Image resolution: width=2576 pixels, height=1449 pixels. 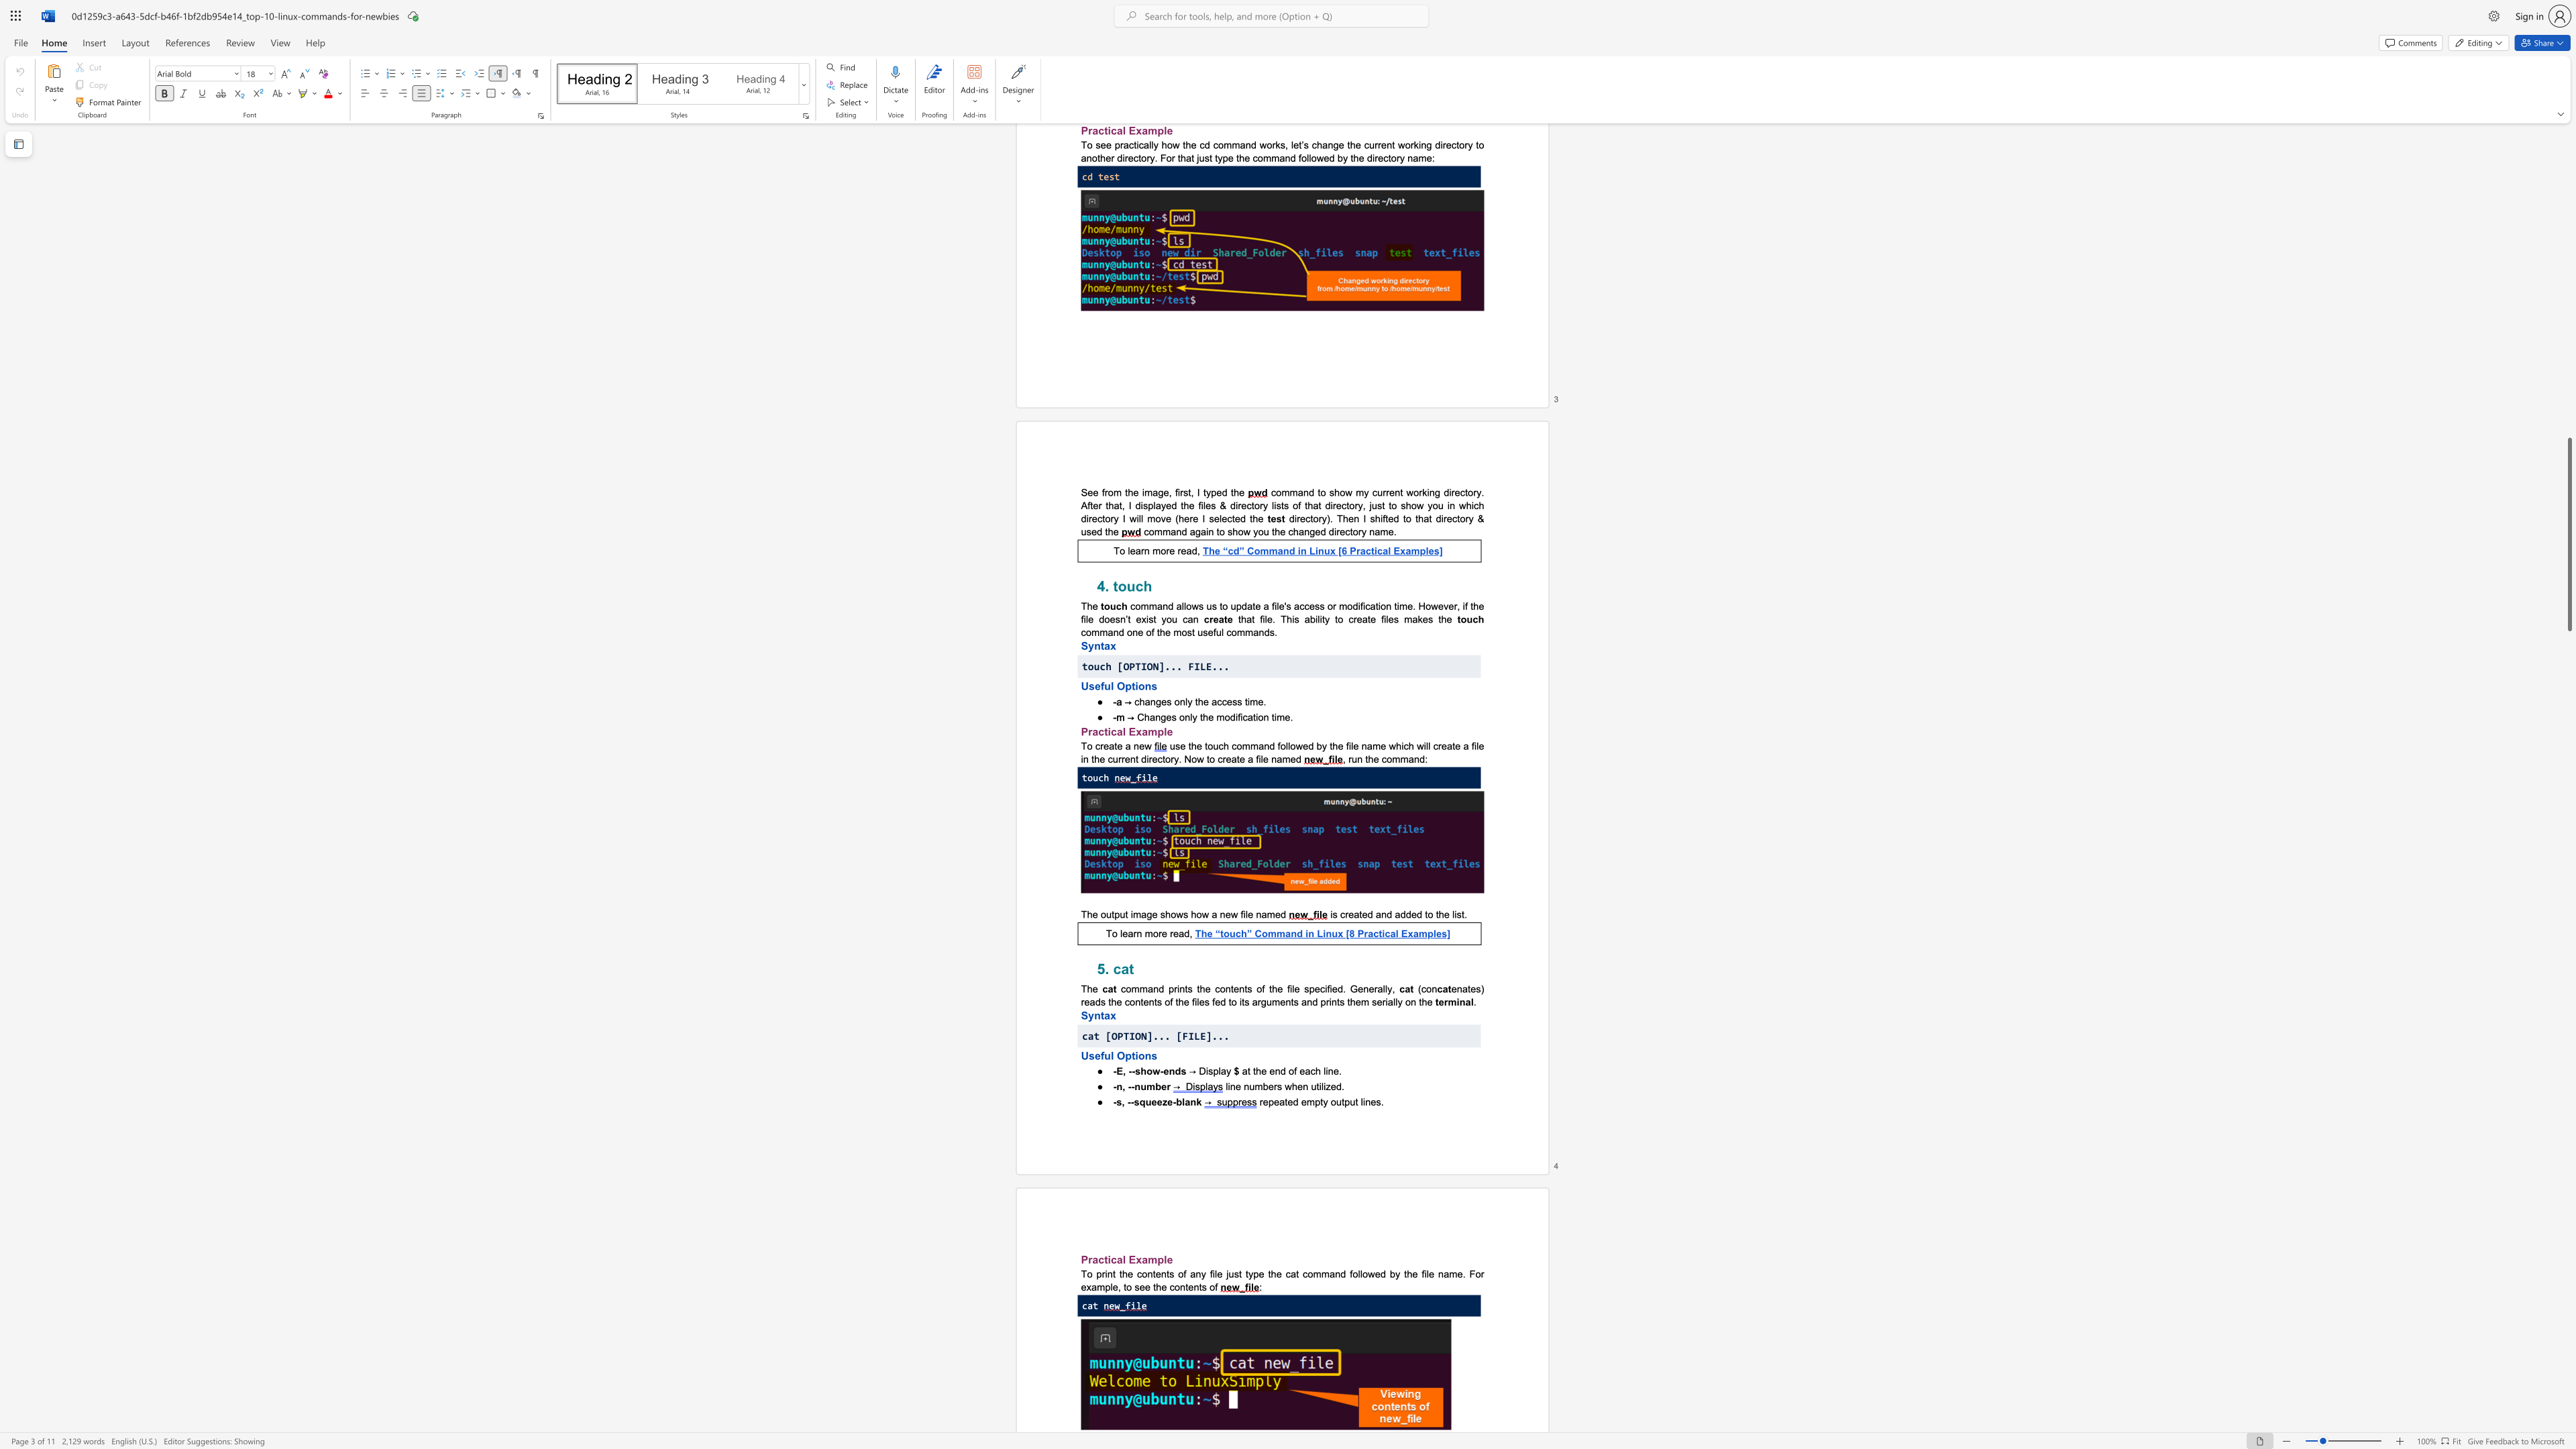 What do you see at coordinates (1364, 1001) in the screenshot?
I see `the 2th character "m" in the text` at bounding box center [1364, 1001].